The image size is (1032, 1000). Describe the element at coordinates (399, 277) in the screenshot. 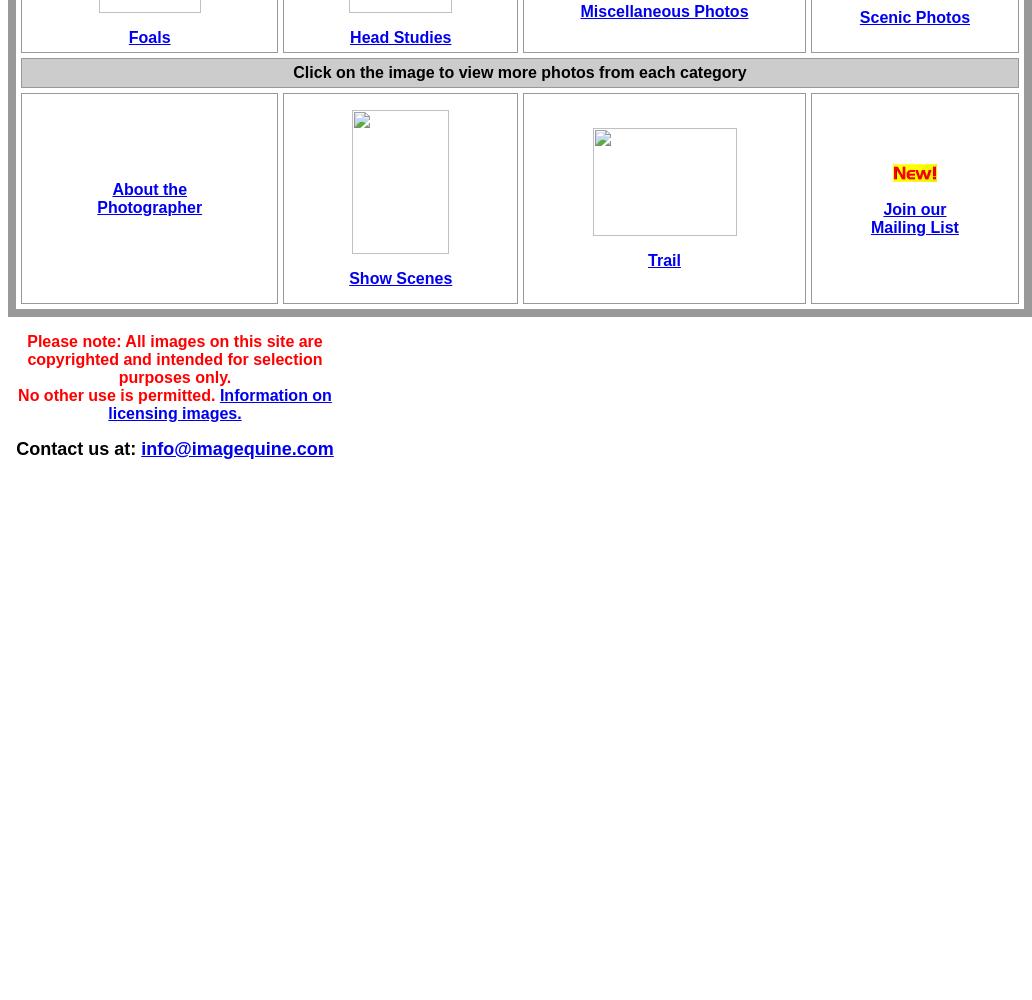

I see `'Show 
            Scenes'` at that location.